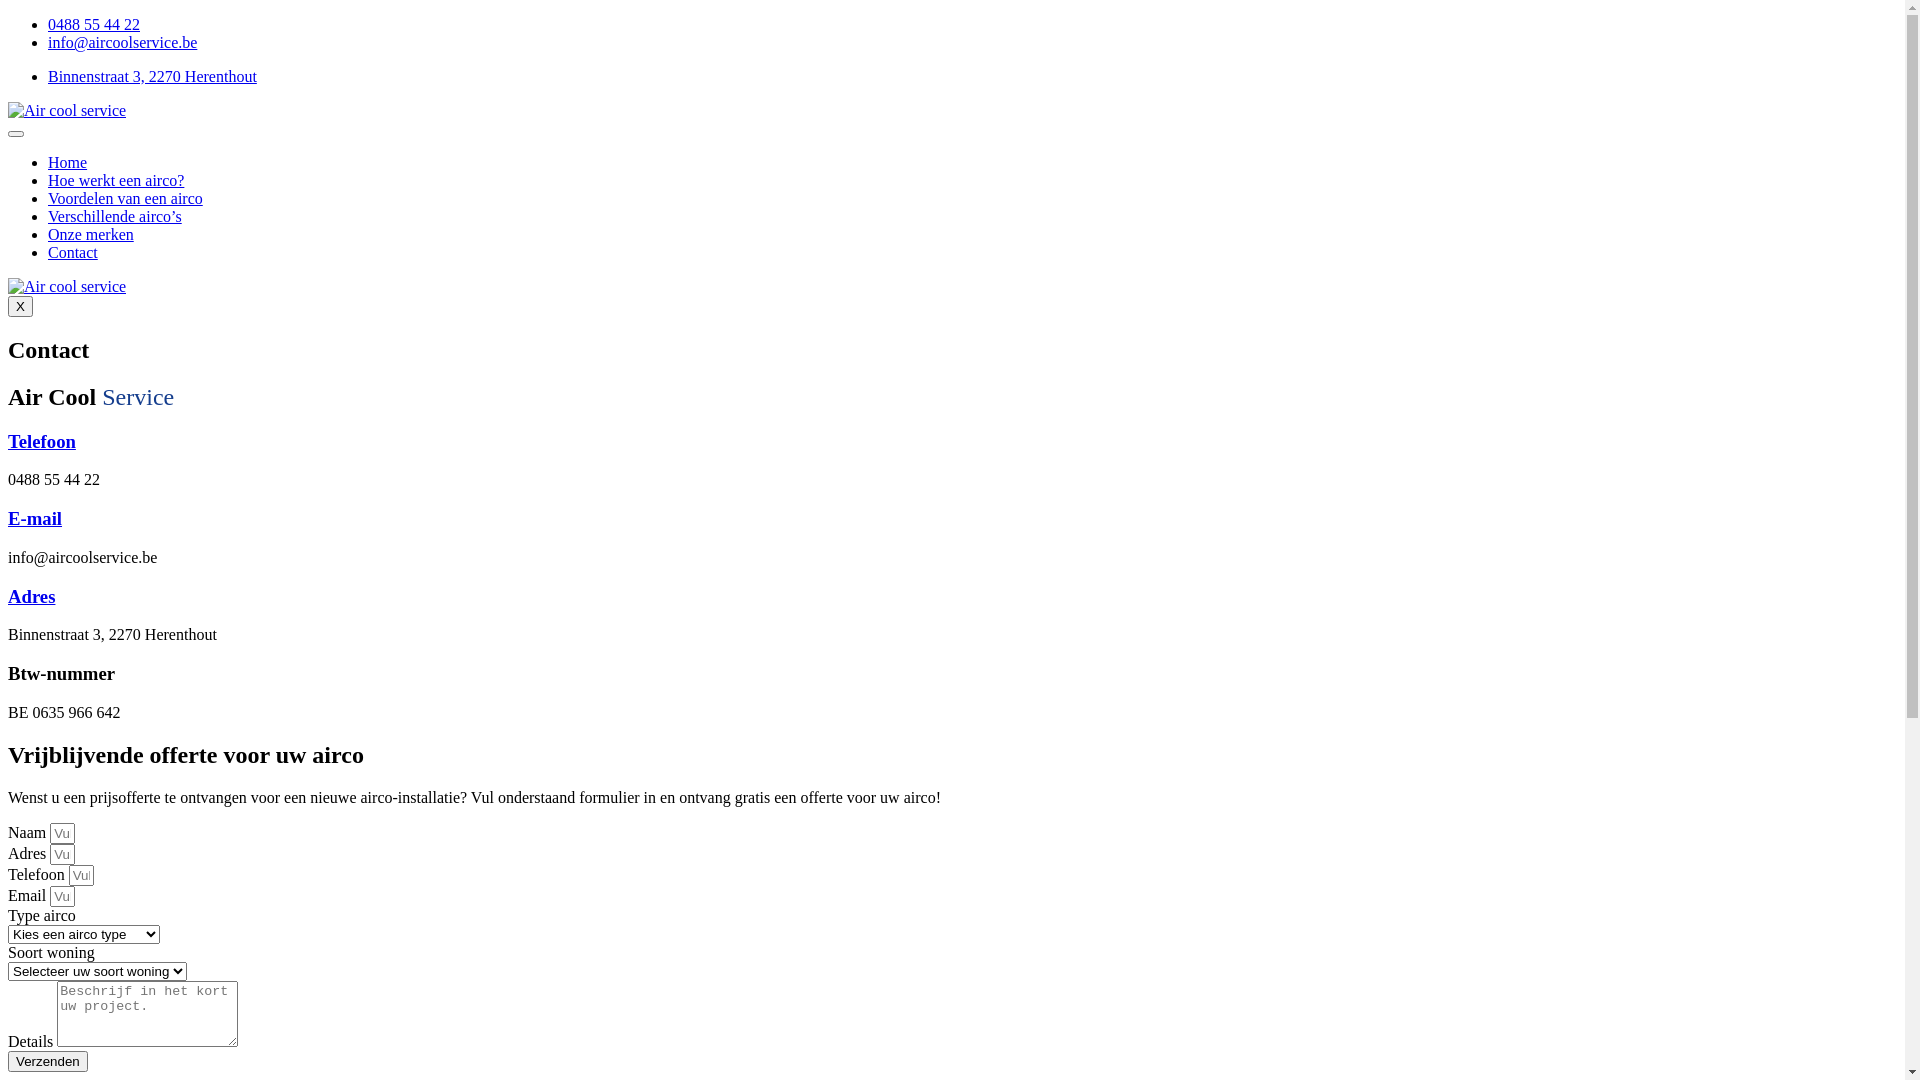 The width and height of the screenshot is (1920, 1080). I want to click on 'E-mail', so click(34, 517).